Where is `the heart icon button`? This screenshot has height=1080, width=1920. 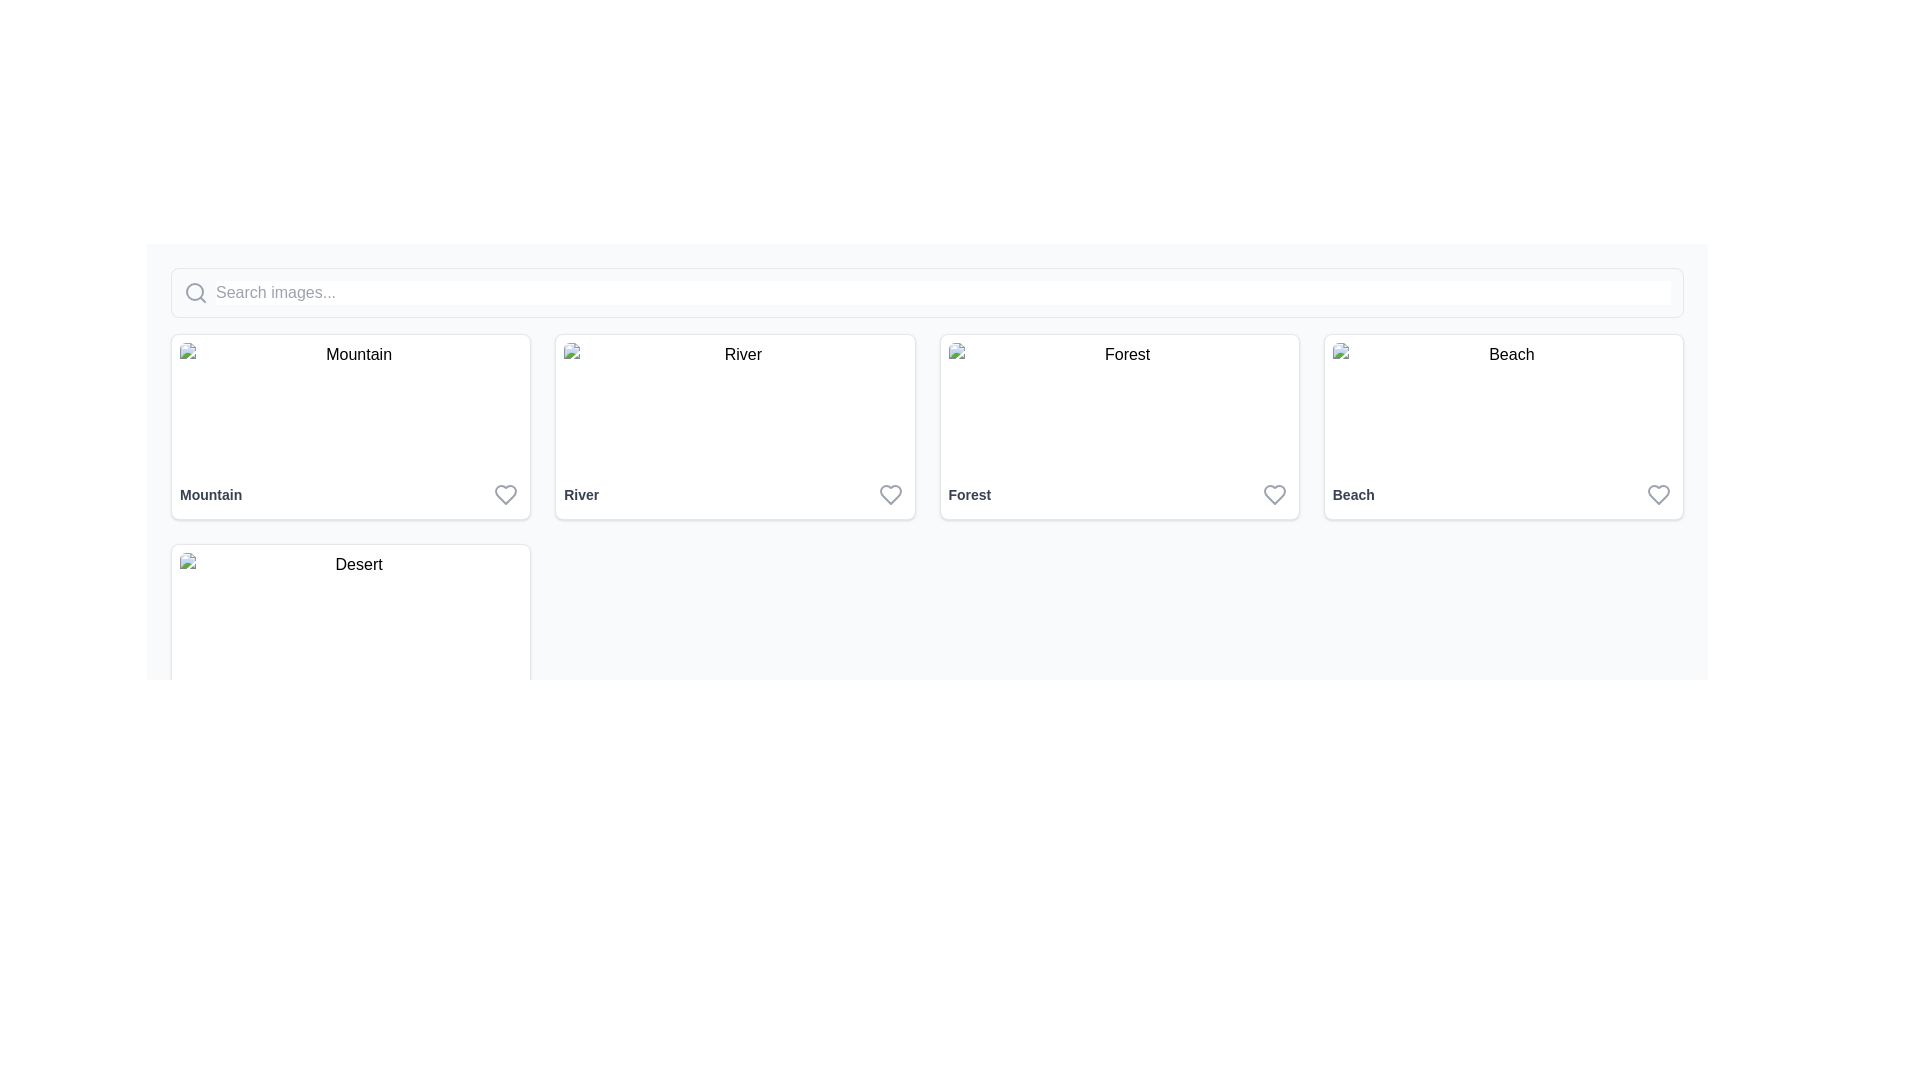 the heart icon button is located at coordinates (506, 494).